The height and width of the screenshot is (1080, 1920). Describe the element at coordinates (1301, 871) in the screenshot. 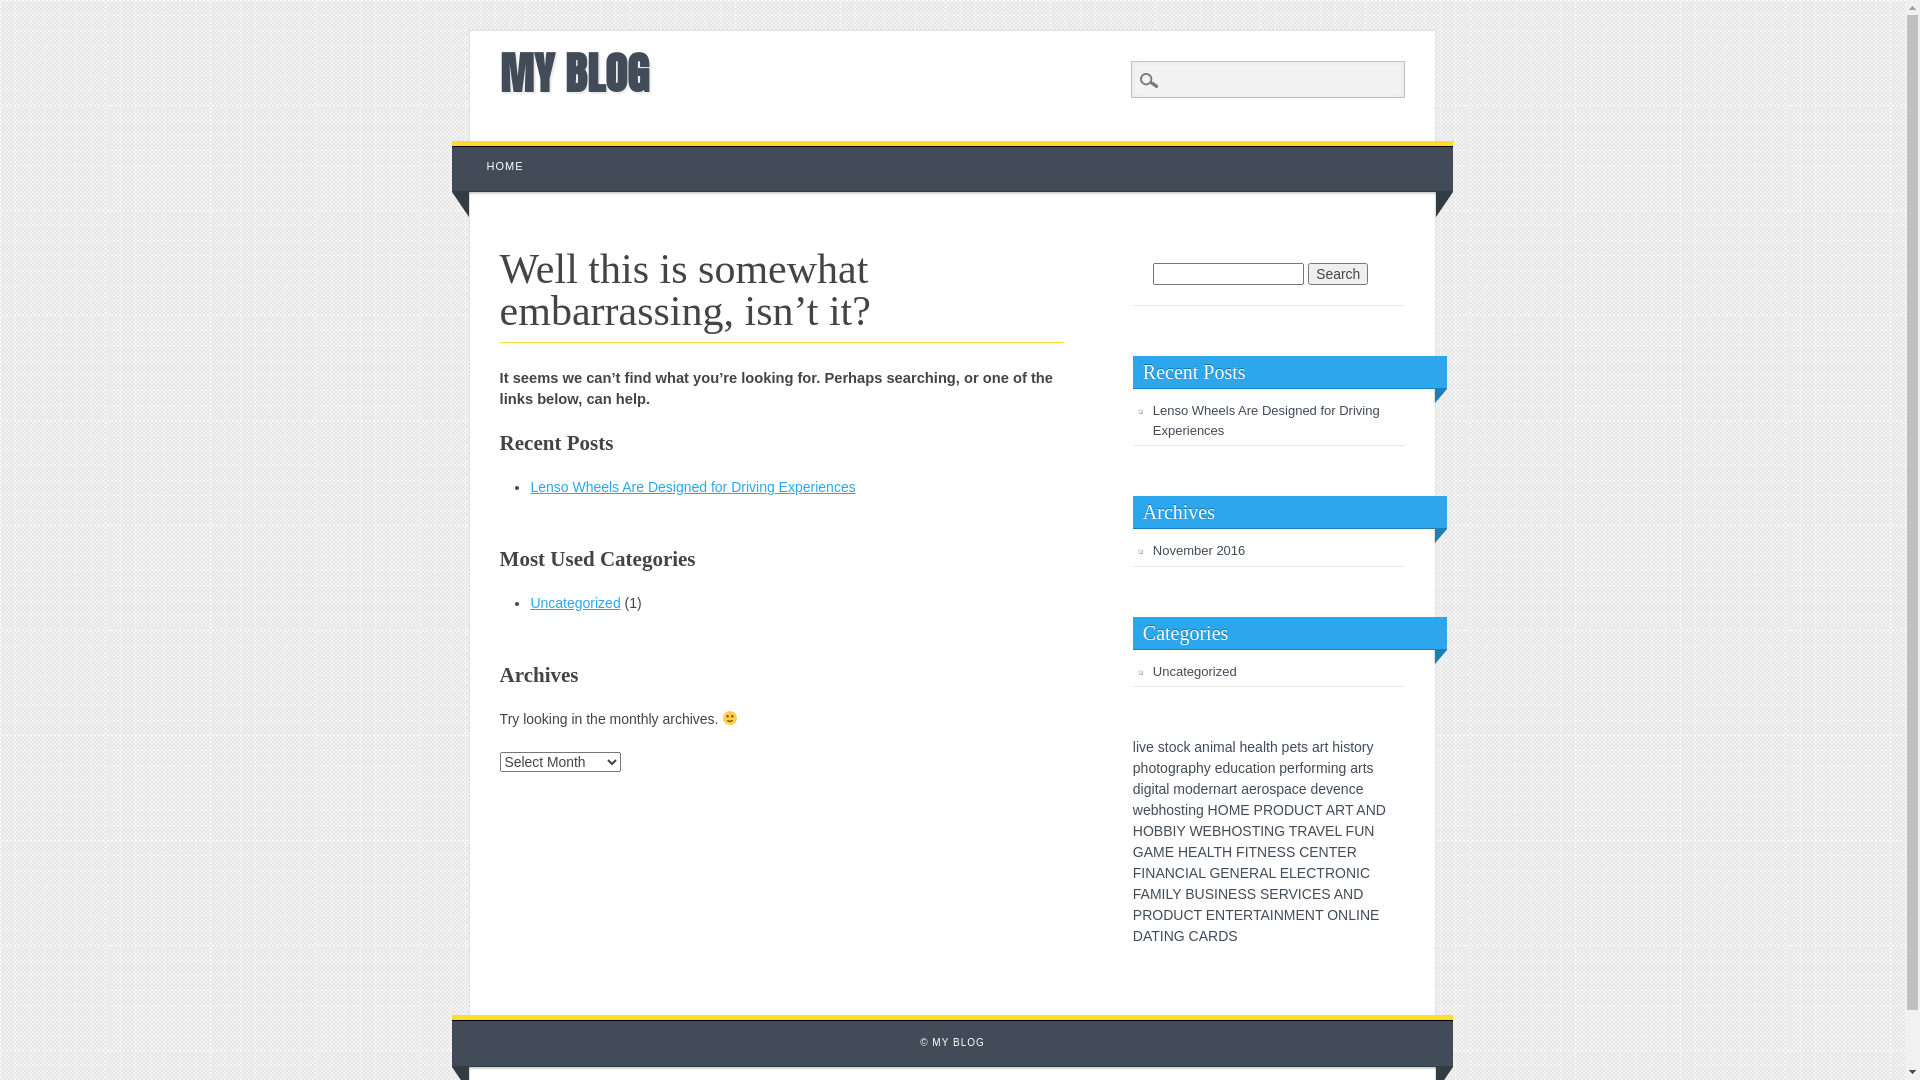

I see `'E'` at that location.